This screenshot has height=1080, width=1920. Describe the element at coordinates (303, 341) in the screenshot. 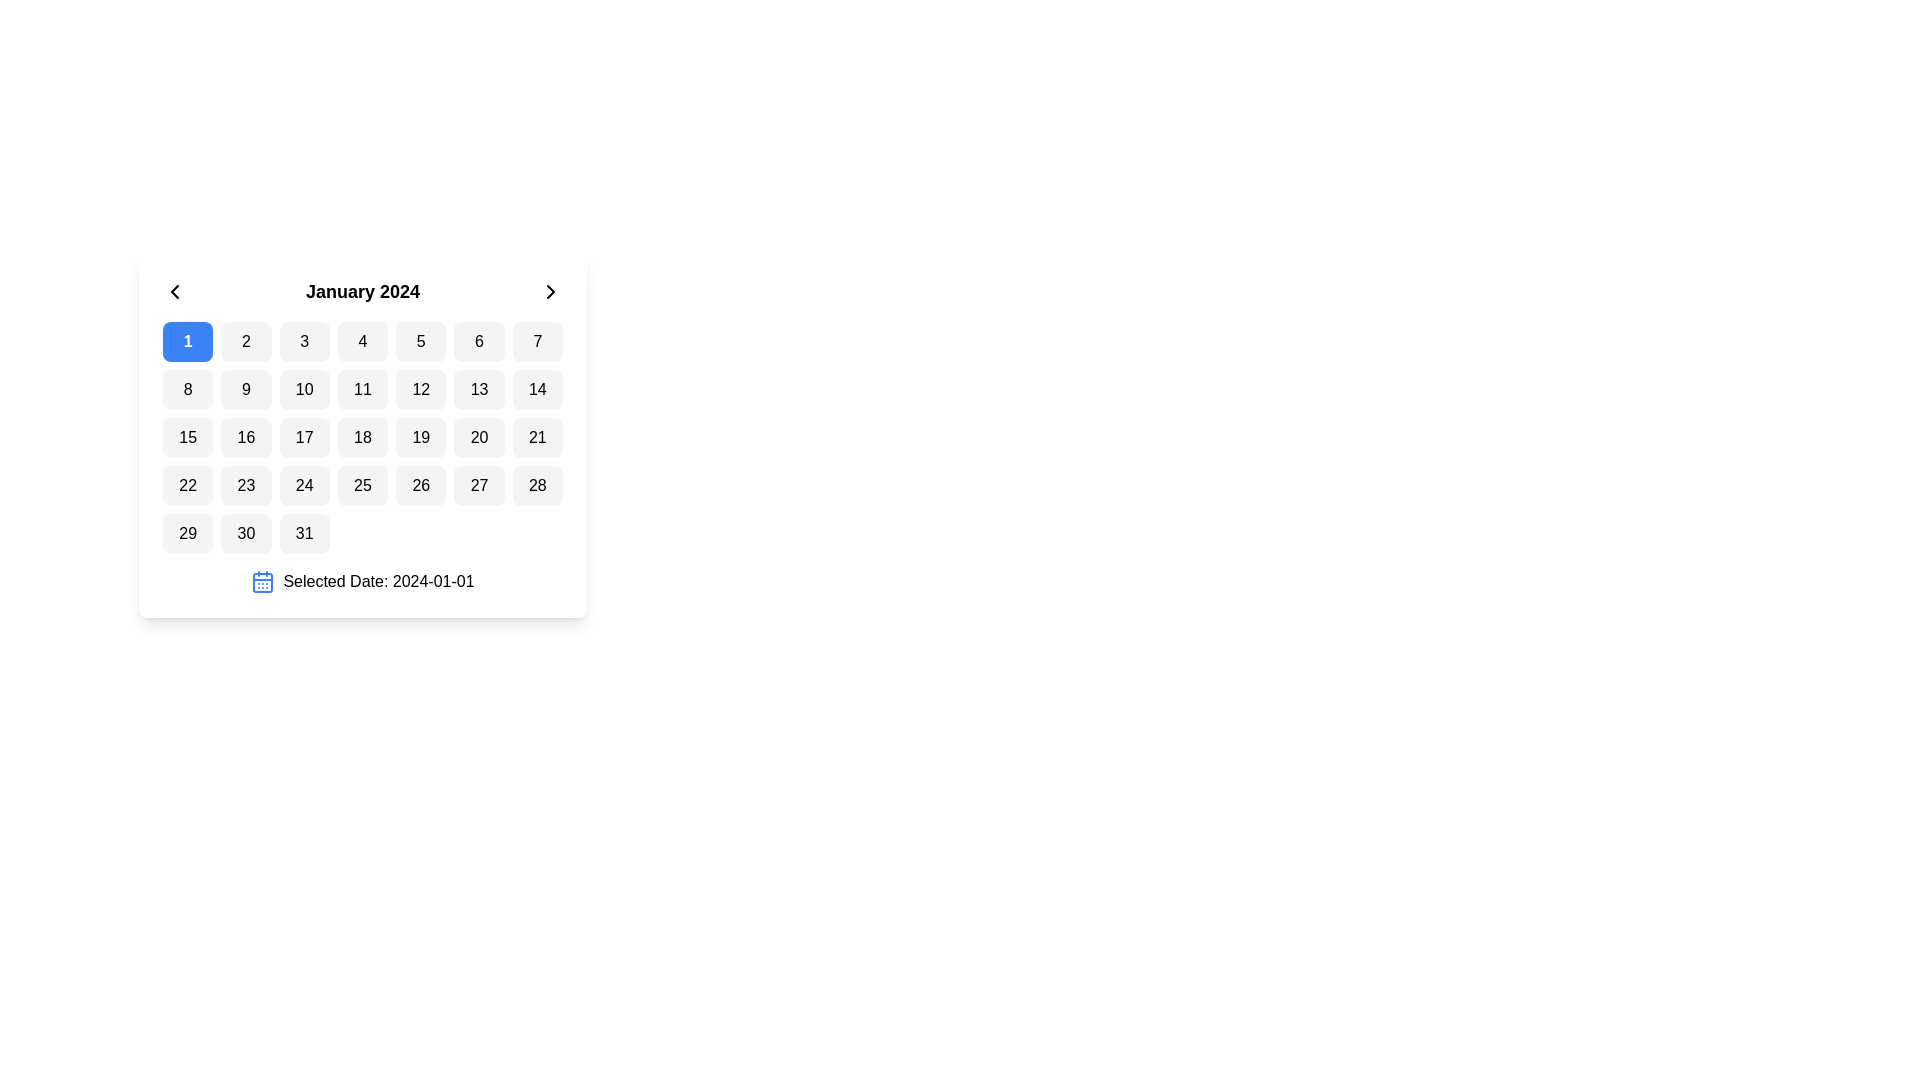

I see `the Calendar Day Button representing the date '3'` at that location.